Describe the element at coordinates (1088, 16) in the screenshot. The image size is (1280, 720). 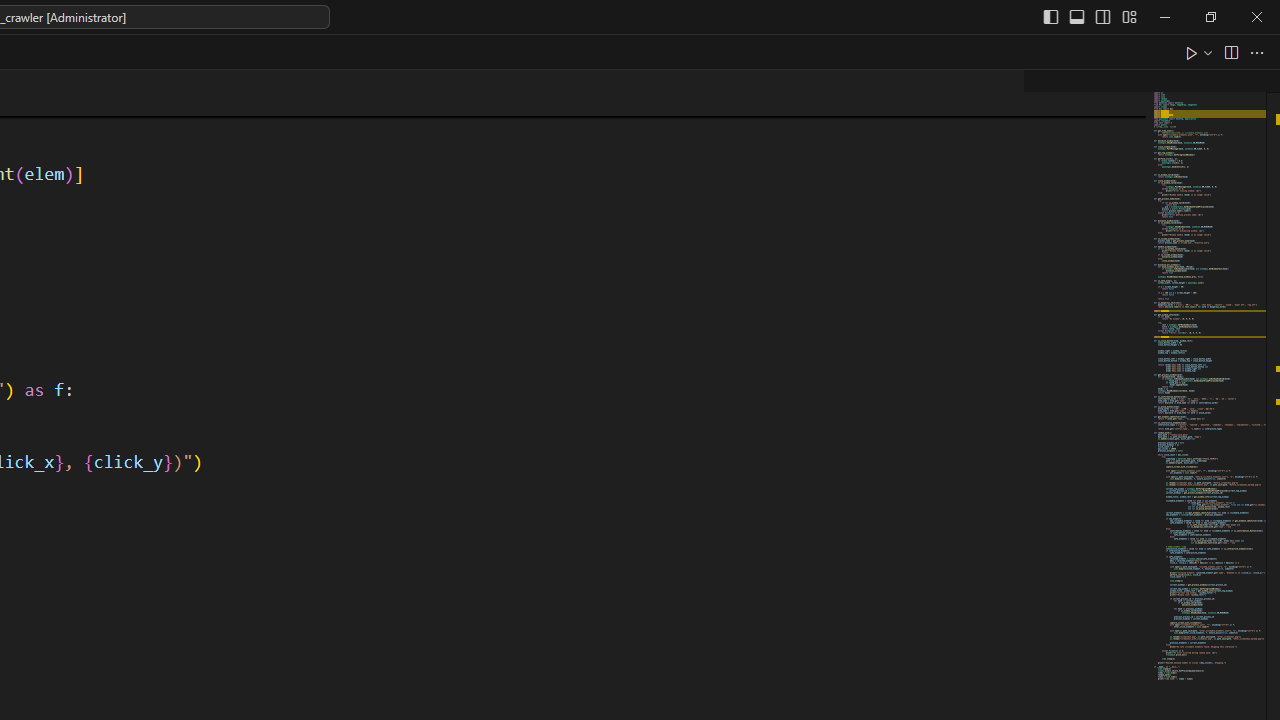
I see `'Title actions'` at that location.